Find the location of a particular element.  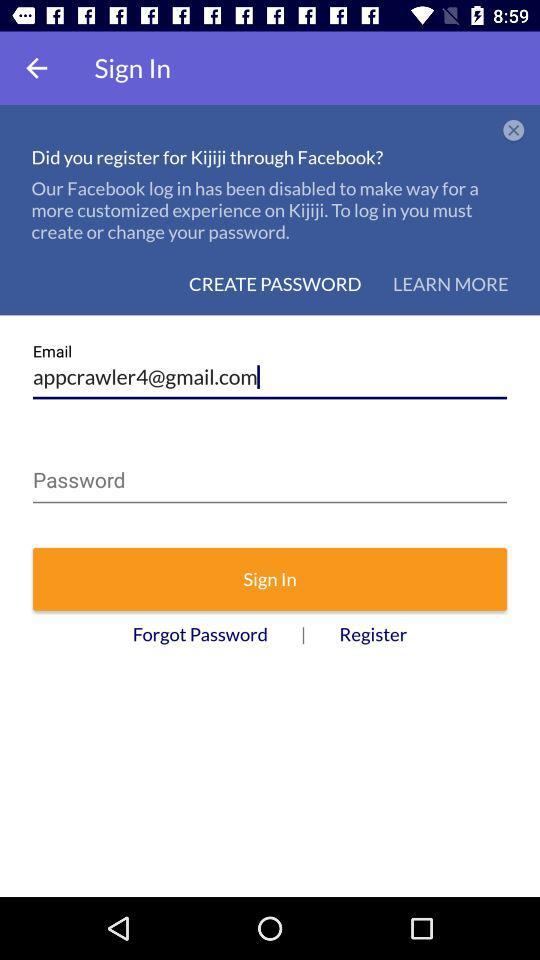

the icon below the sign in is located at coordinates (200, 633).